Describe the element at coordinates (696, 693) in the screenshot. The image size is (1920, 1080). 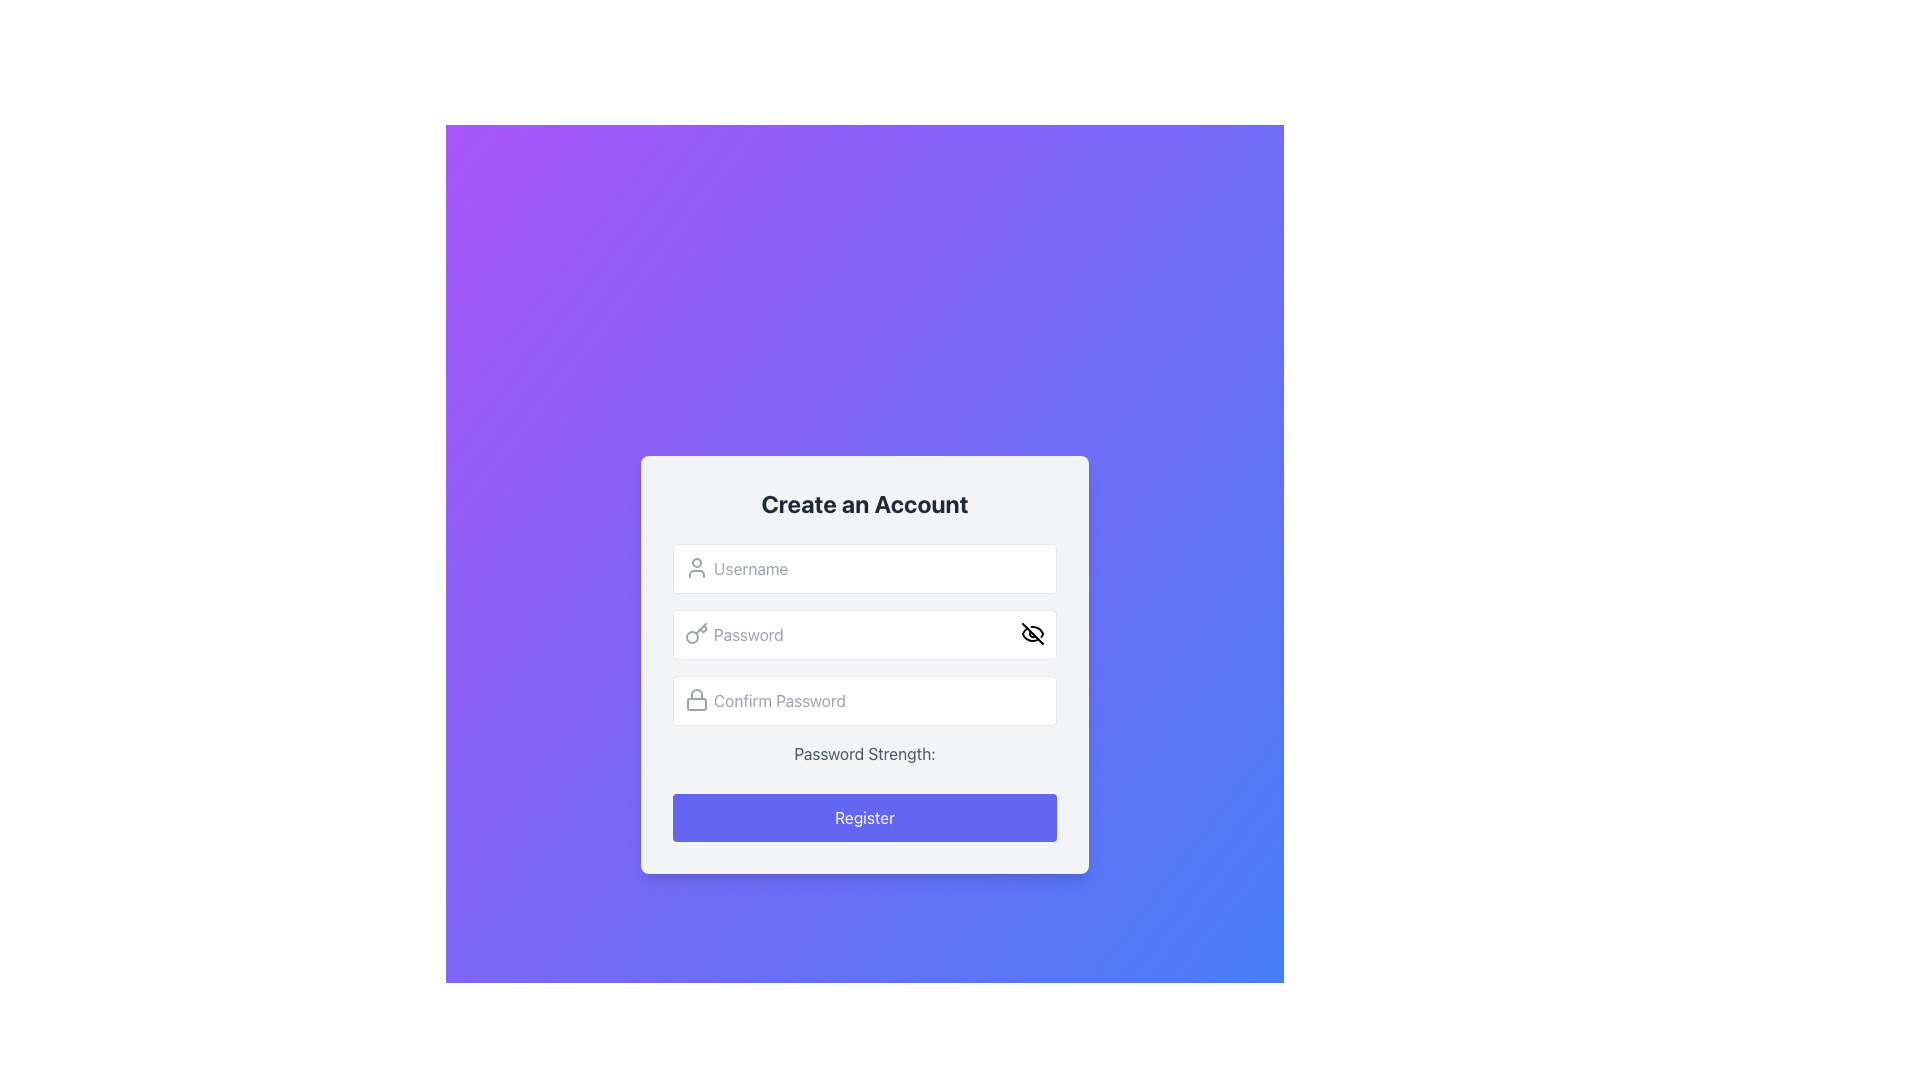
I see `the upper section of the lock icon's shackle, which visually reinforces security in the 'Confirm Password' input field` at that location.